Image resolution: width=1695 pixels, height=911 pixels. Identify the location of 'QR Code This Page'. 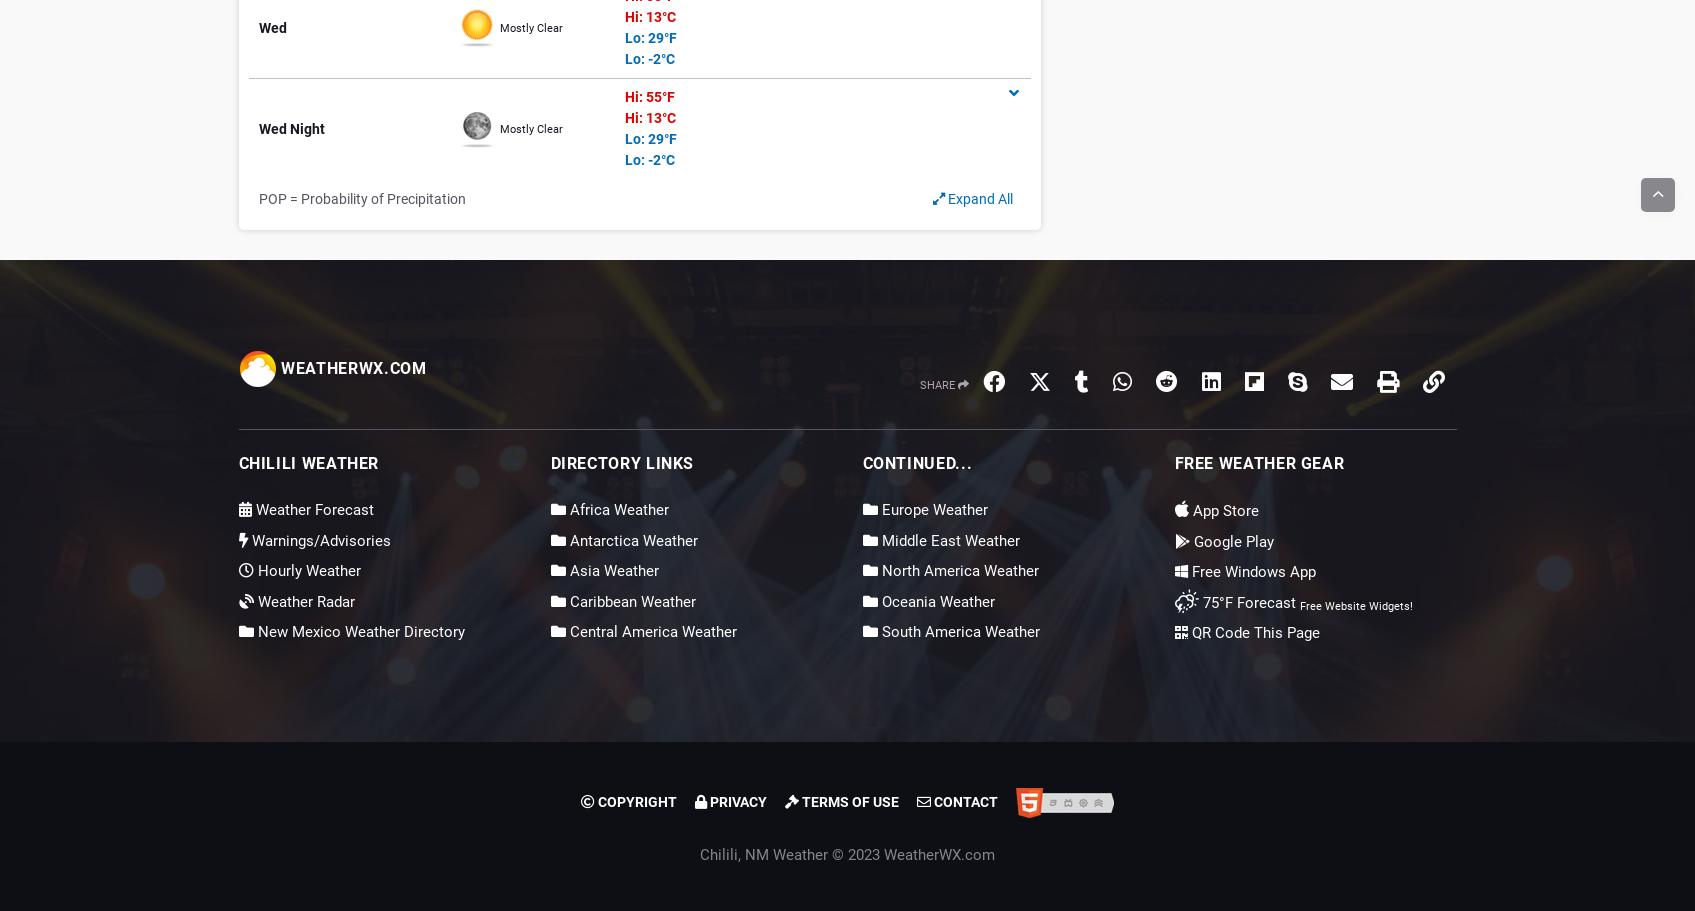
(1251, 632).